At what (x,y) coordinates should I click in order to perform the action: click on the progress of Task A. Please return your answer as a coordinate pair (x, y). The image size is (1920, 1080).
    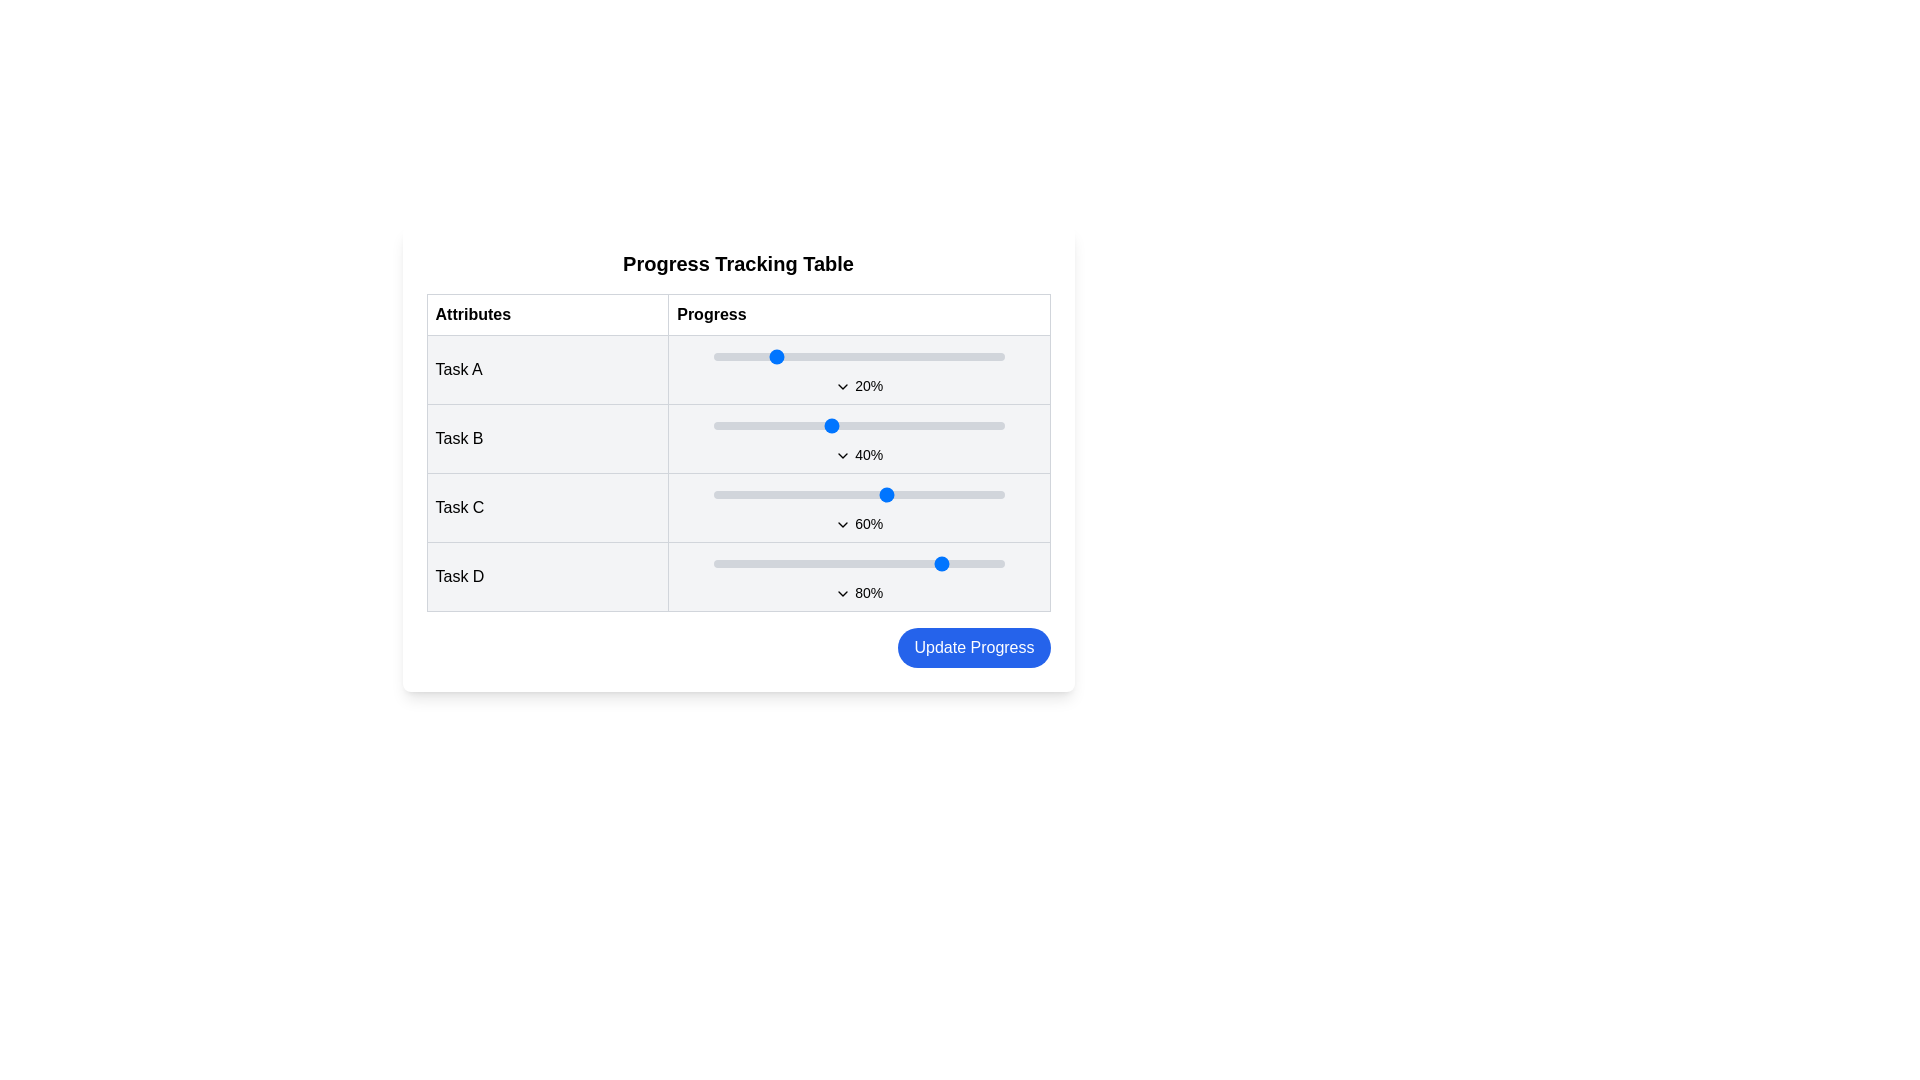
    Looking at the image, I should click on (823, 356).